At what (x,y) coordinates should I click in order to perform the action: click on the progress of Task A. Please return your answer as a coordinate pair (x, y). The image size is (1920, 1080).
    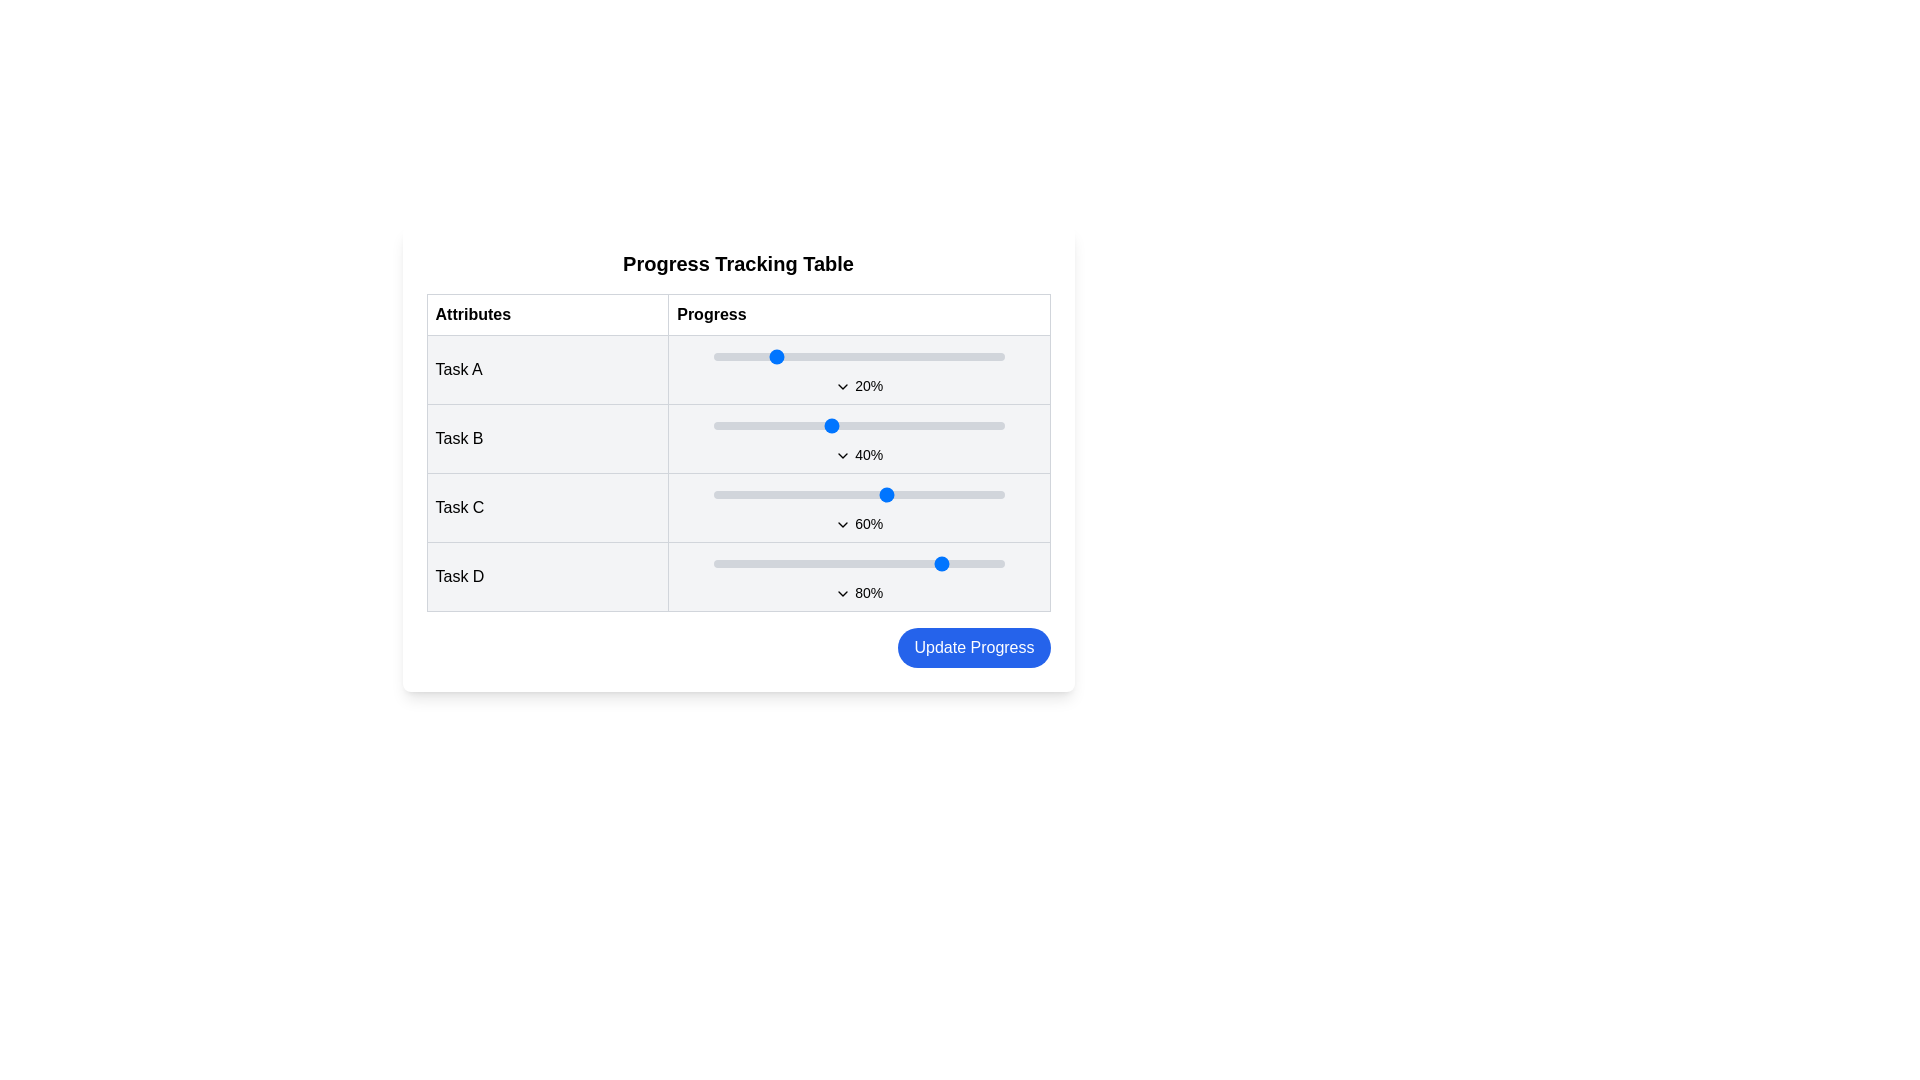
    Looking at the image, I should click on (823, 356).